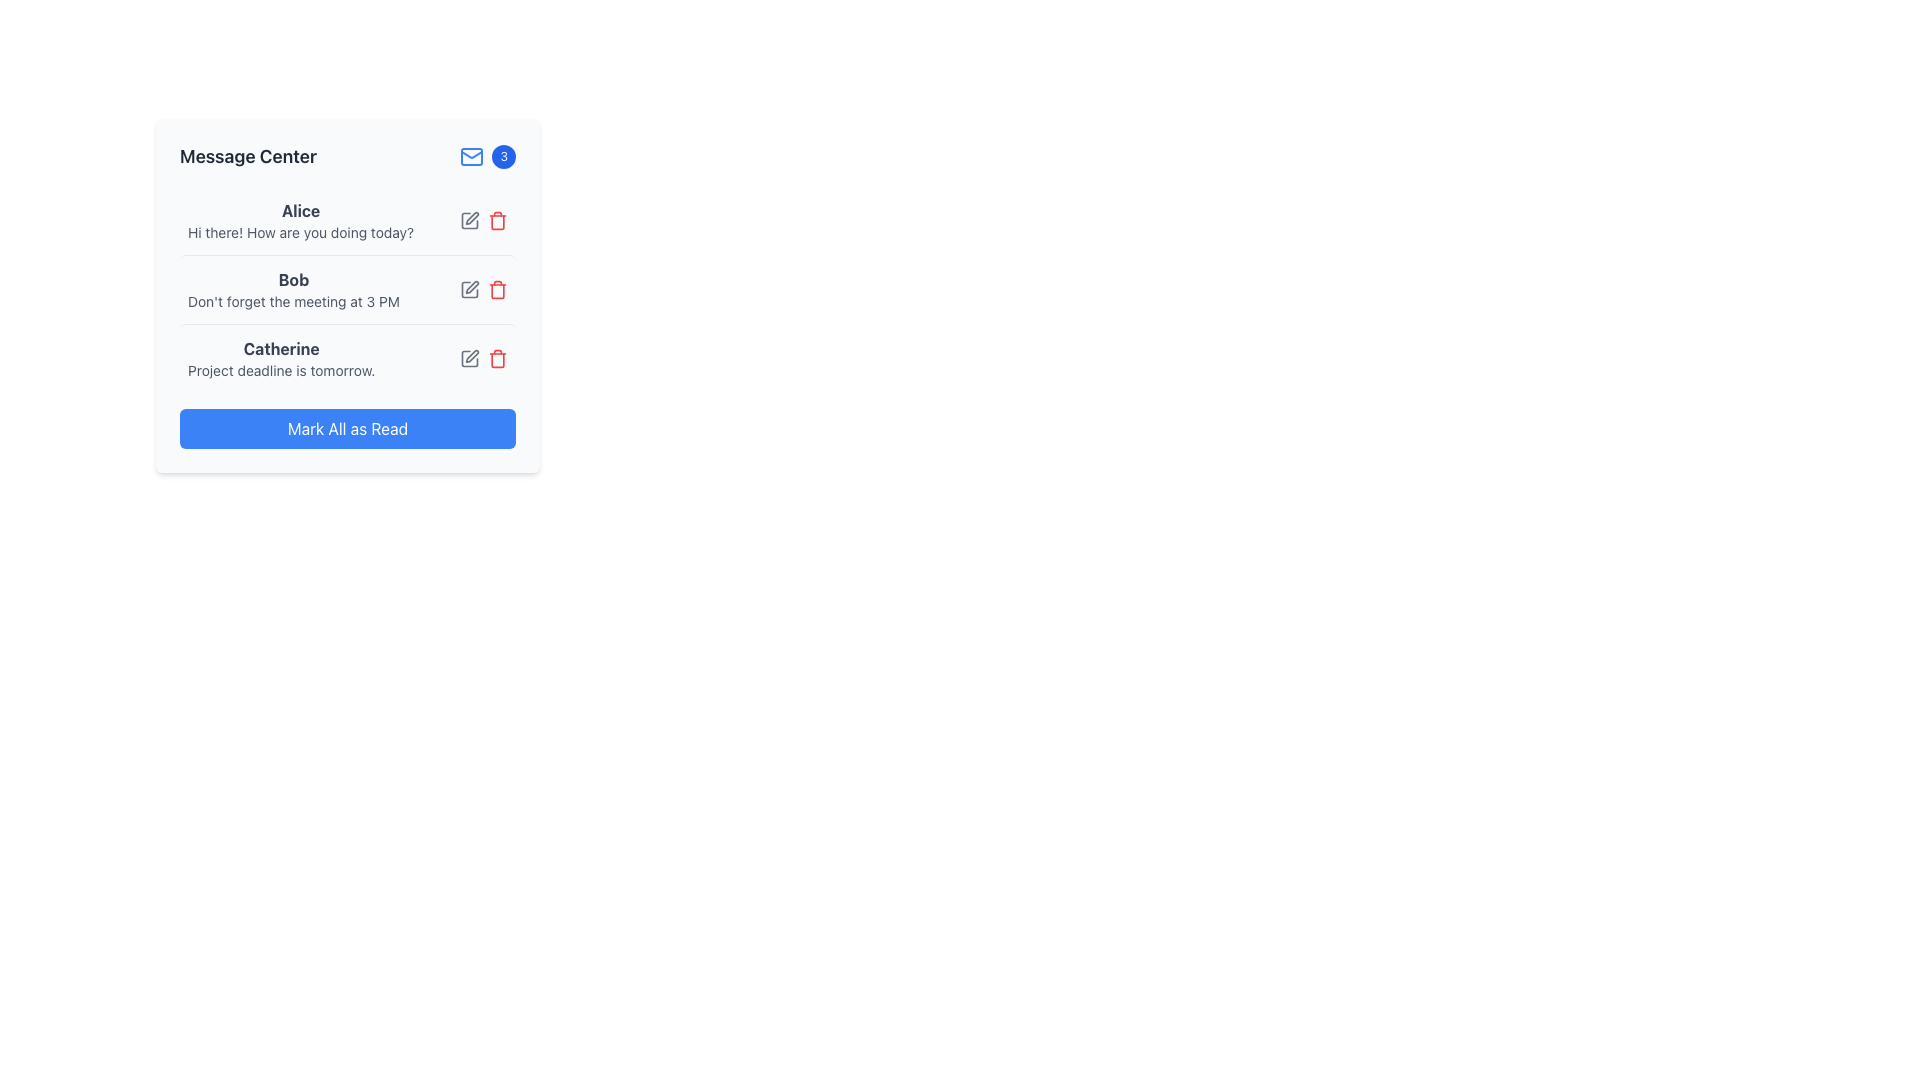 Image resolution: width=1920 pixels, height=1080 pixels. Describe the element at coordinates (300, 220) in the screenshot. I see `the message summary text block for user Alice located in the Message Center` at that location.